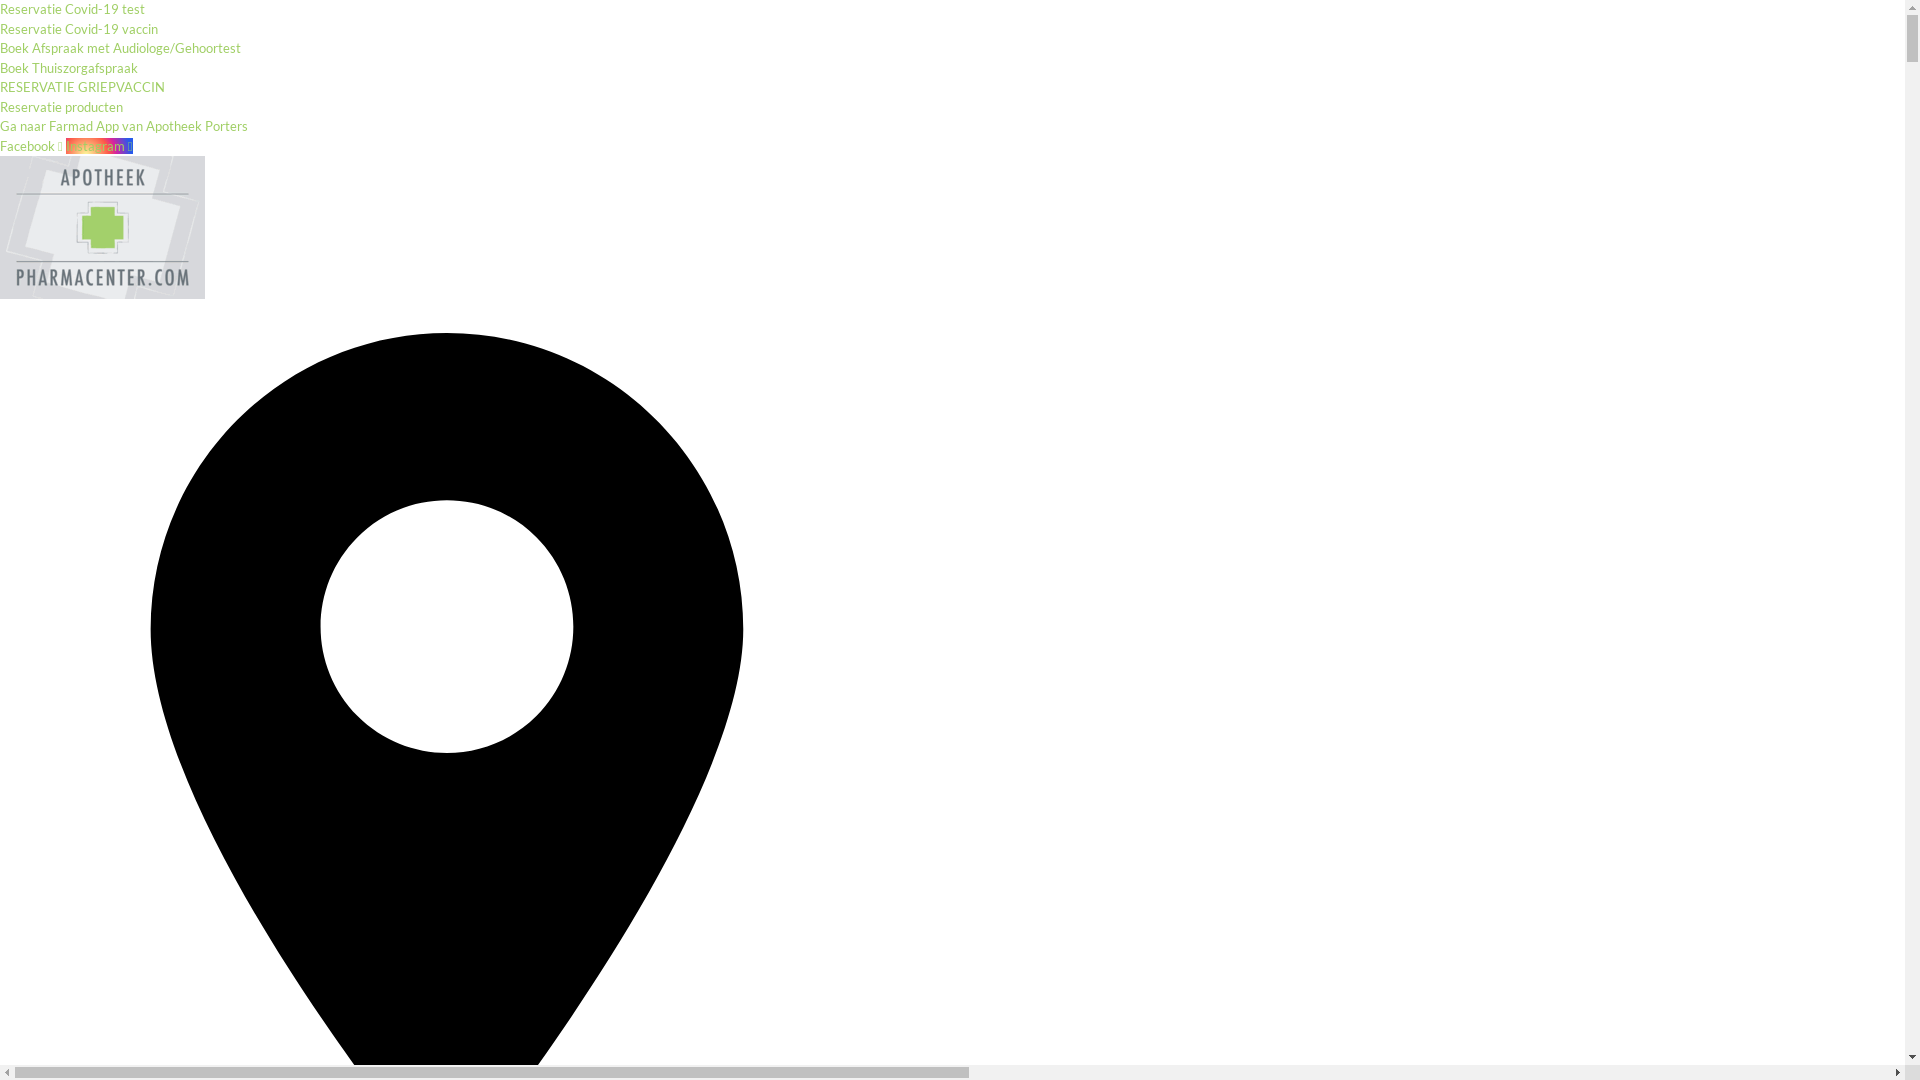 The height and width of the screenshot is (1080, 1920). What do you see at coordinates (33, 145) in the screenshot?
I see `'Facebook'` at bounding box center [33, 145].